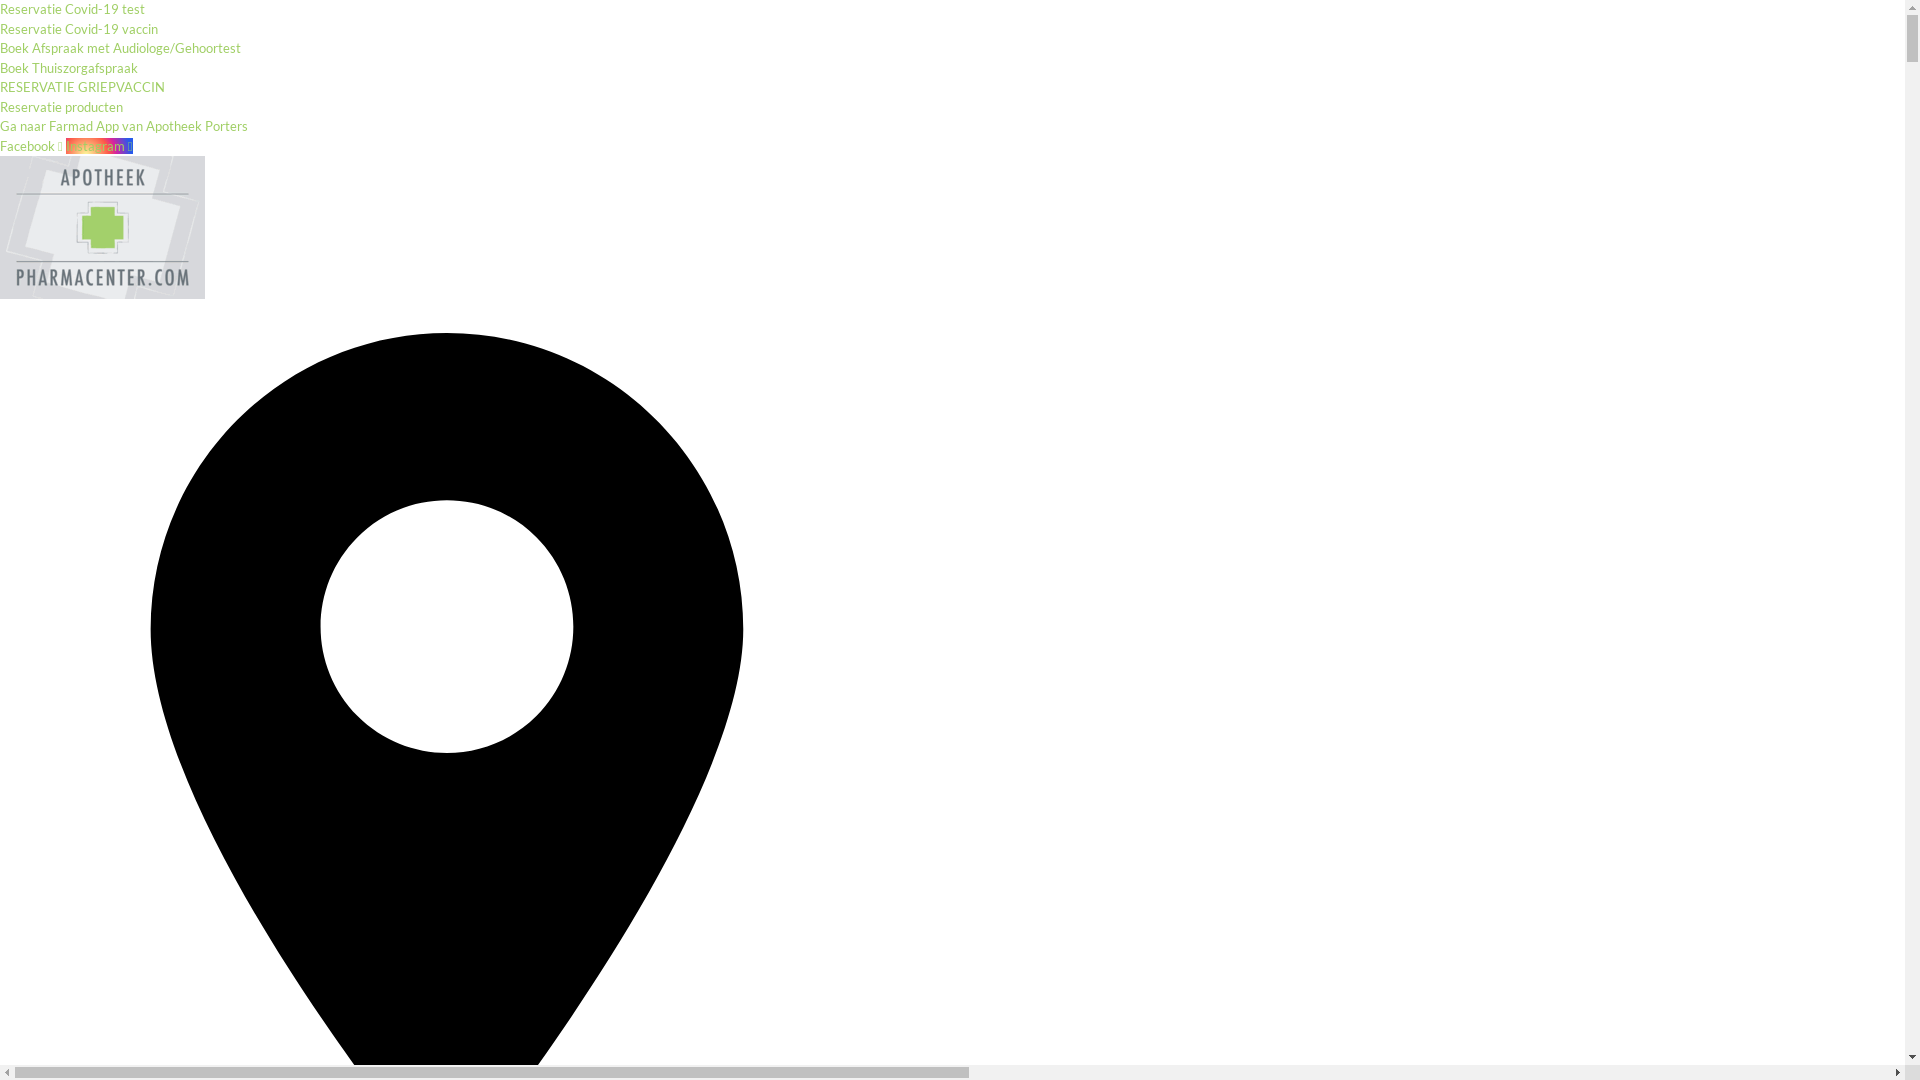 The height and width of the screenshot is (1080, 1920). What do you see at coordinates (33, 145) in the screenshot?
I see `'Facebook'` at bounding box center [33, 145].